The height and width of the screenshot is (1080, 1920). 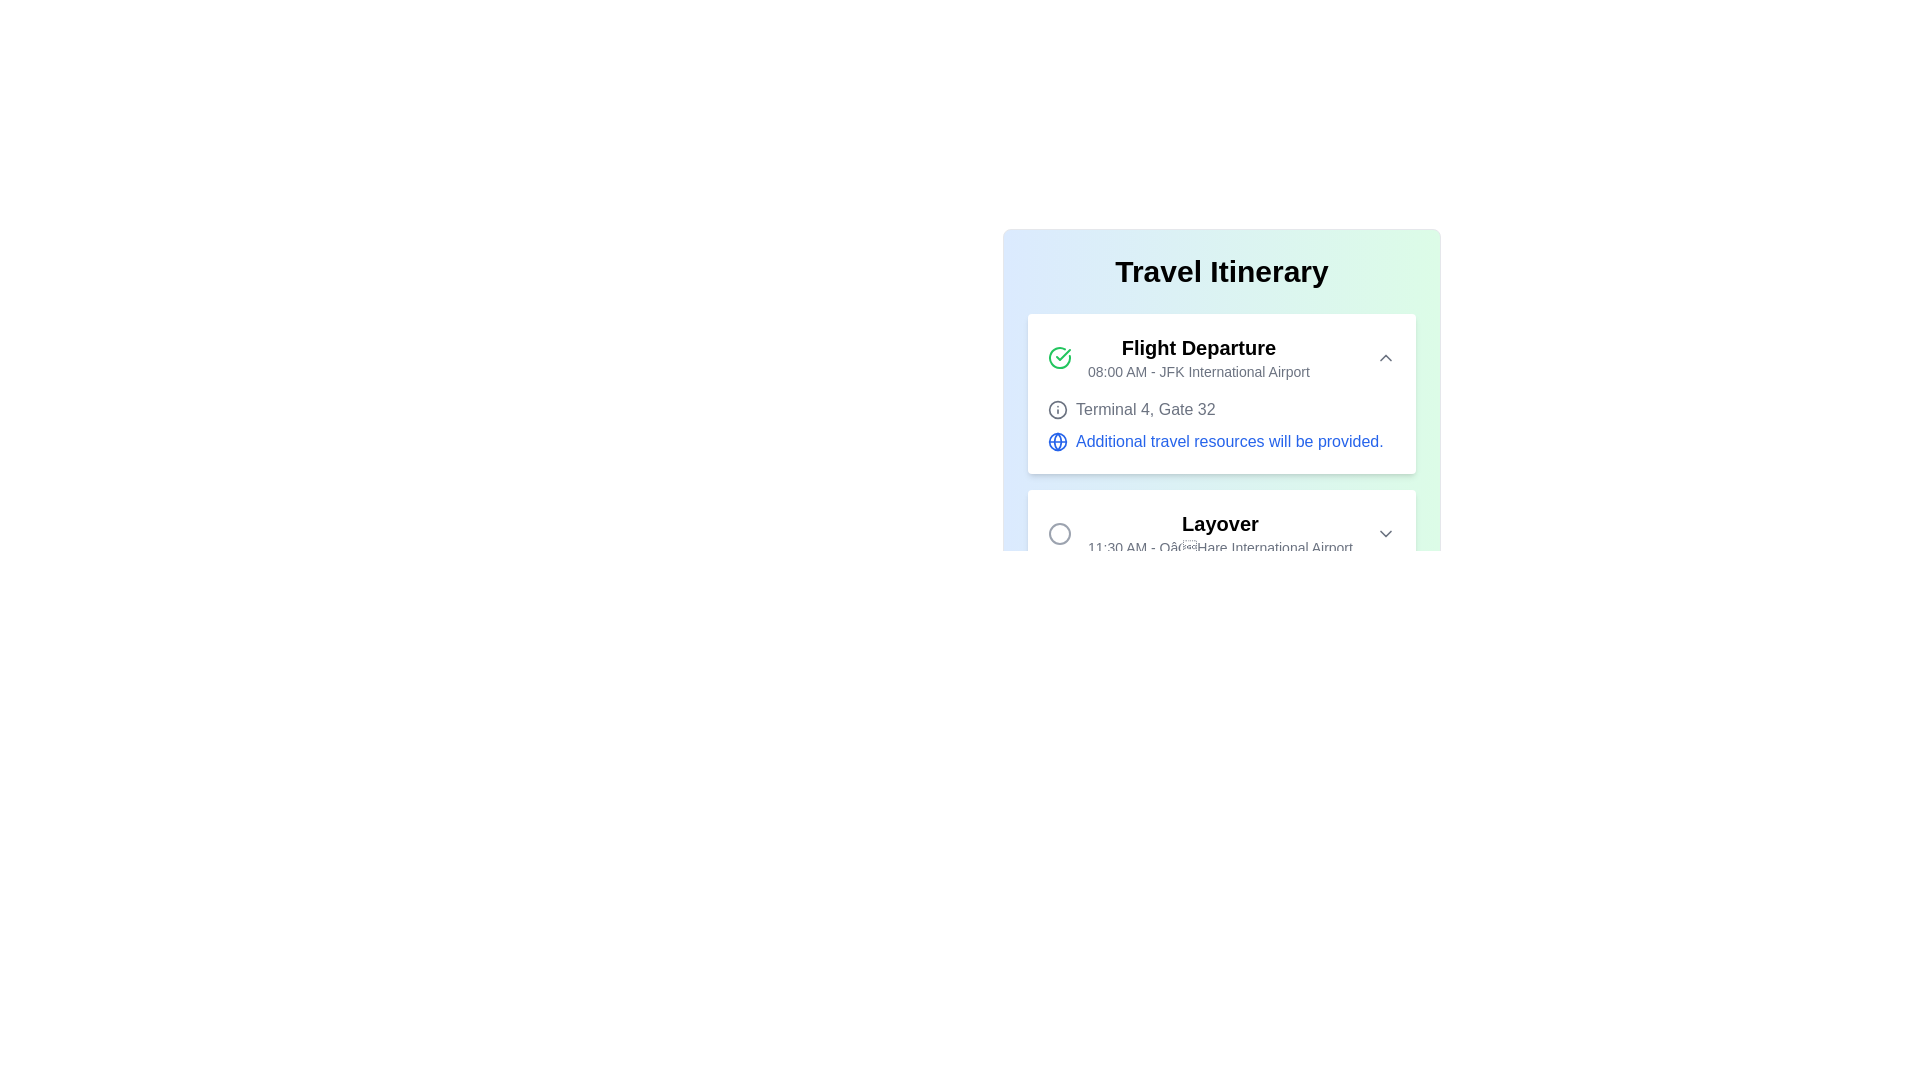 I want to click on information from the static text label that displays '11:30 AM - O’Hare International Airport', which is located below the 'Layover' label in the itinerary layout, so click(x=1219, y=547).